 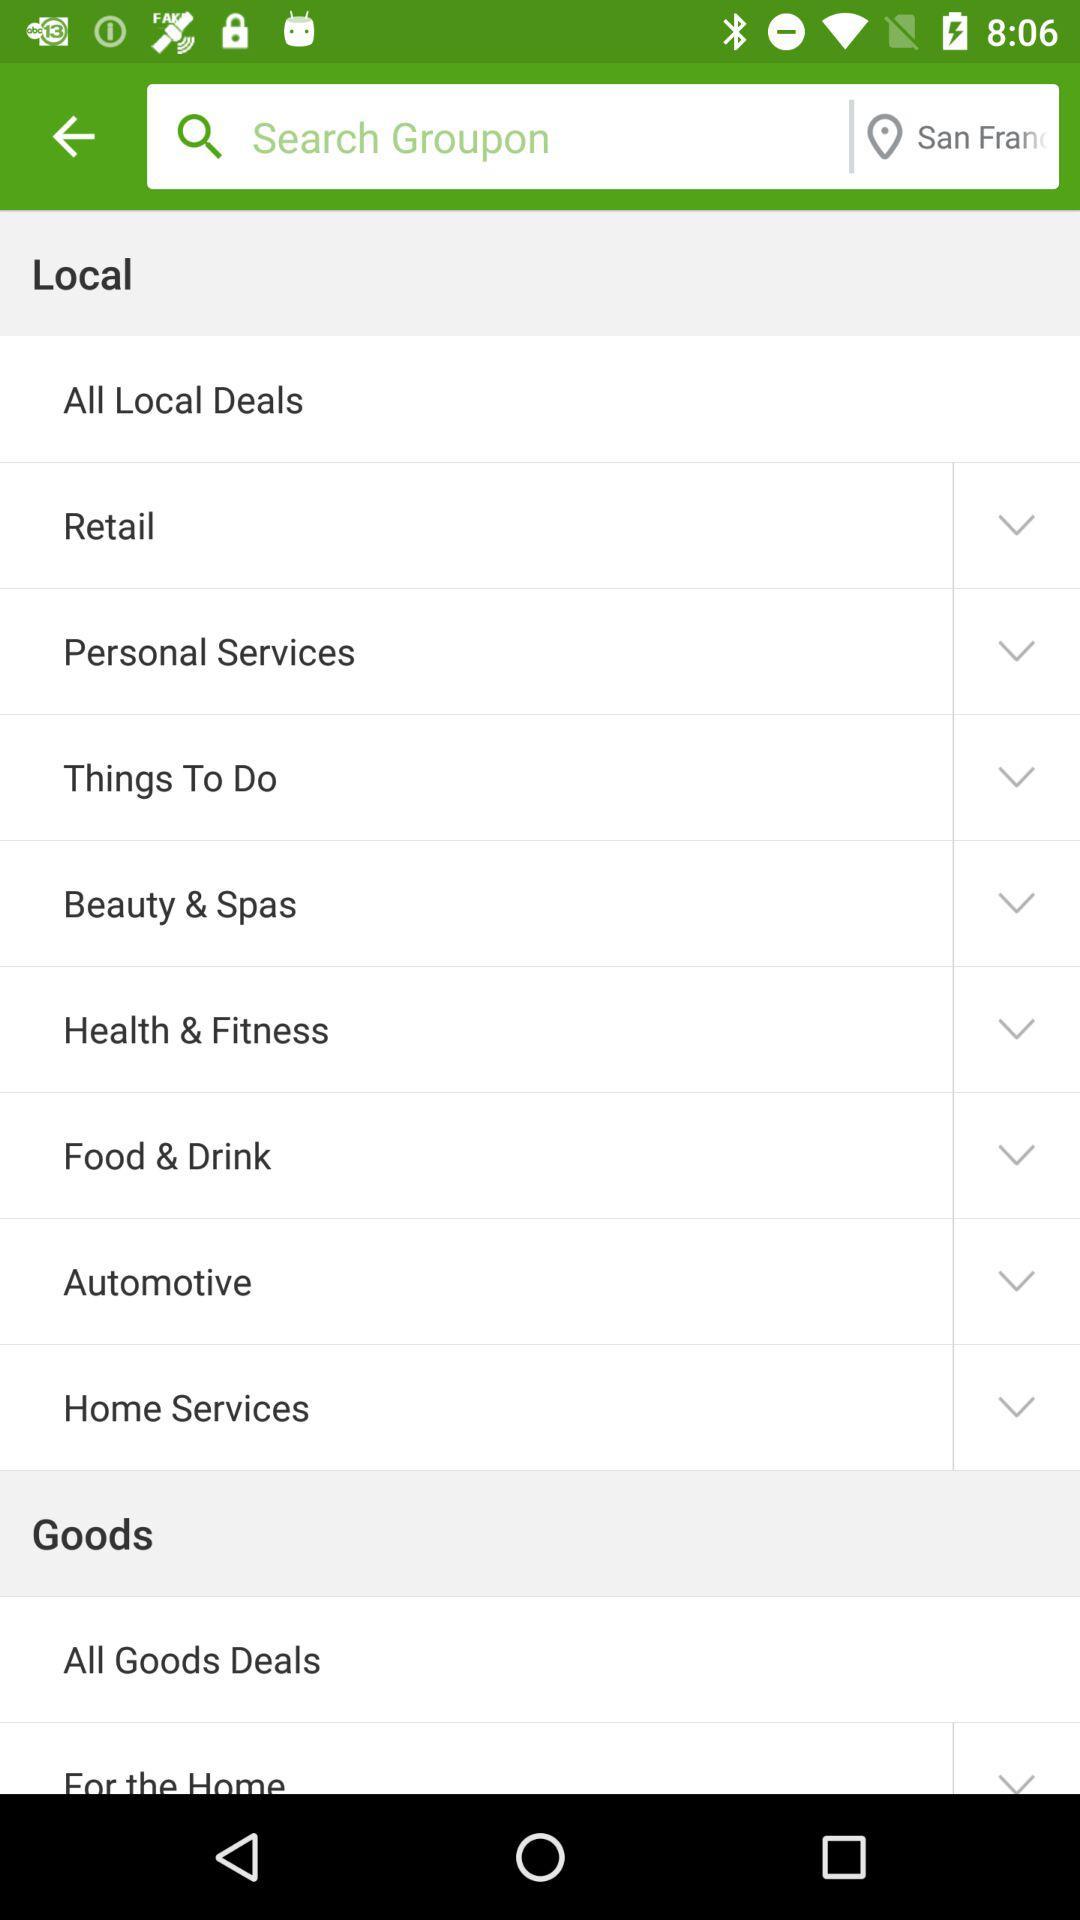 What do you see at coordinates (72, 135) in the screenshot?
I see `icon above the local` at bounding box center [72, 135].